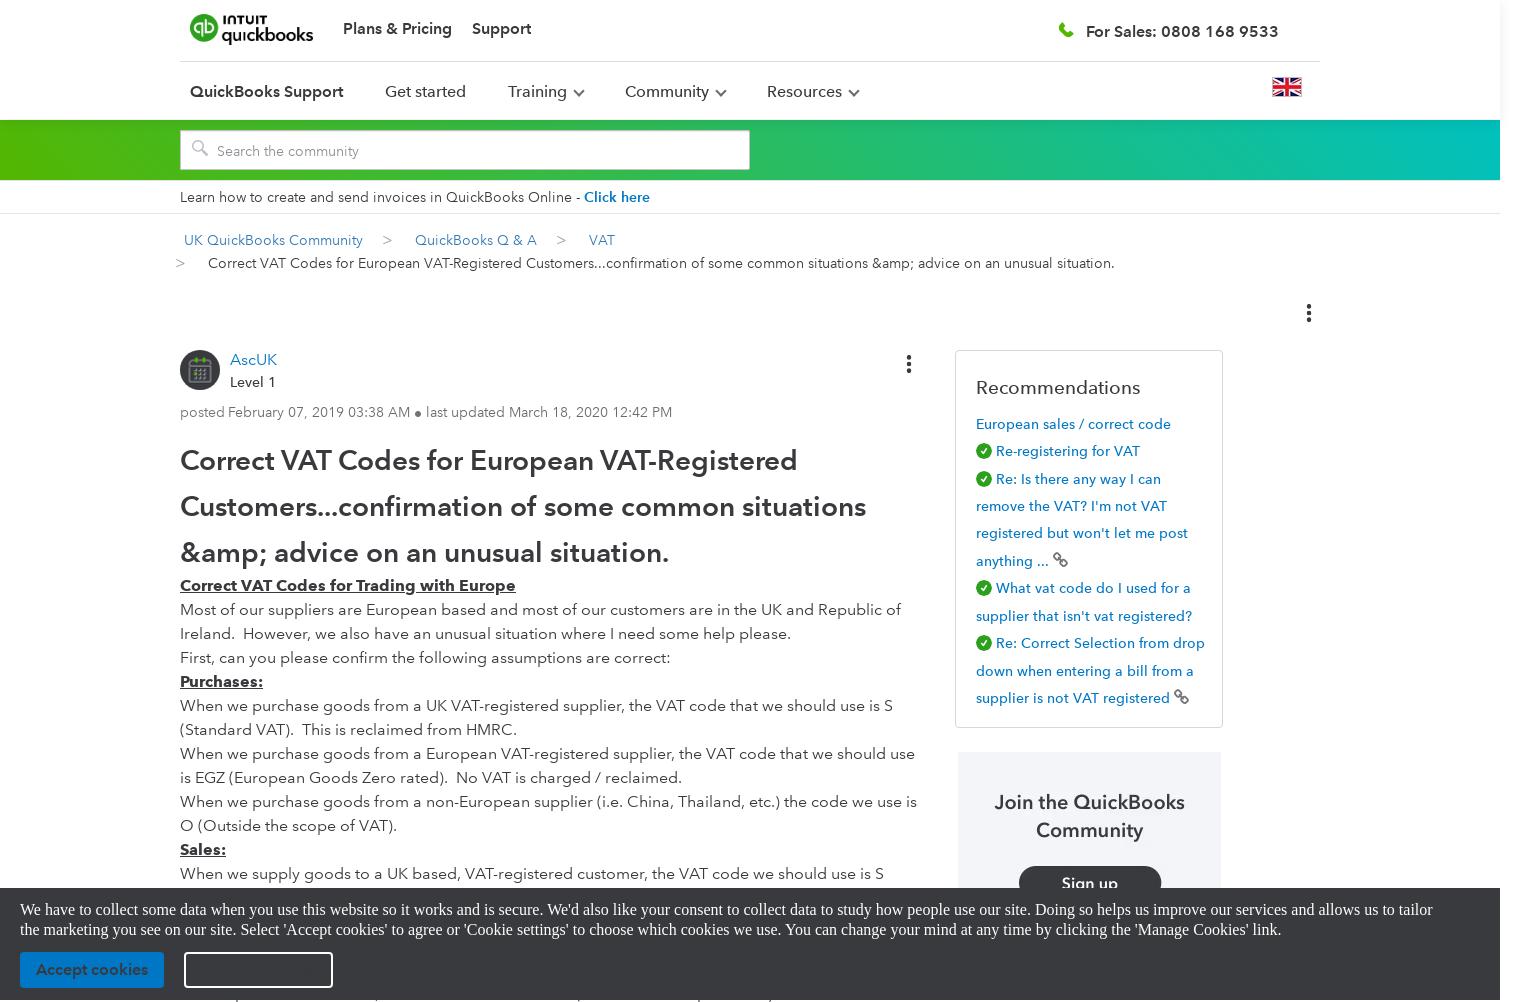  What do you see at coordinates (583, 196) in the screenshot?
I see `'Click here'` at bounding box center [583, 196].